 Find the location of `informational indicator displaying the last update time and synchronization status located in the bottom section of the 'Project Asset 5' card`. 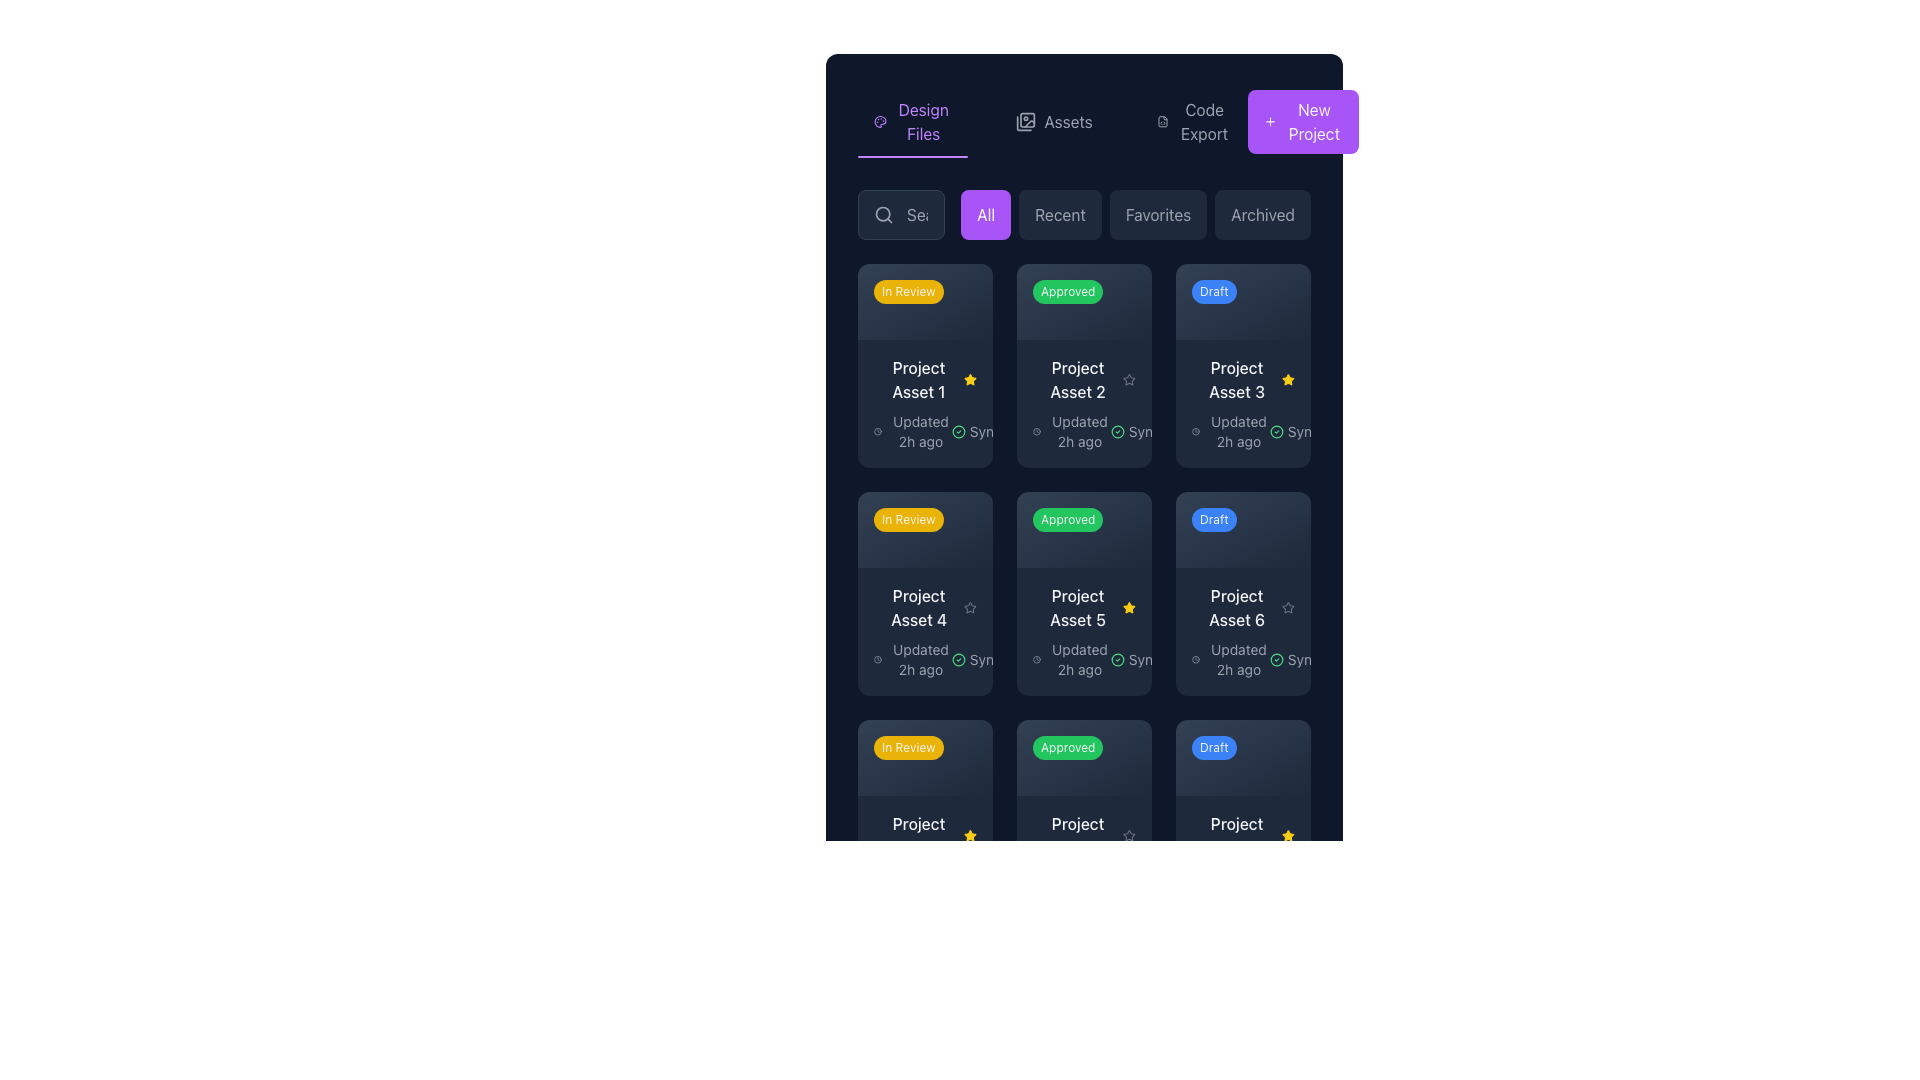

informational indicator displaying the last update time and synchronization status located in the bottom section of the 'Project Asset 5' card is located at coordinates (1083, 659).